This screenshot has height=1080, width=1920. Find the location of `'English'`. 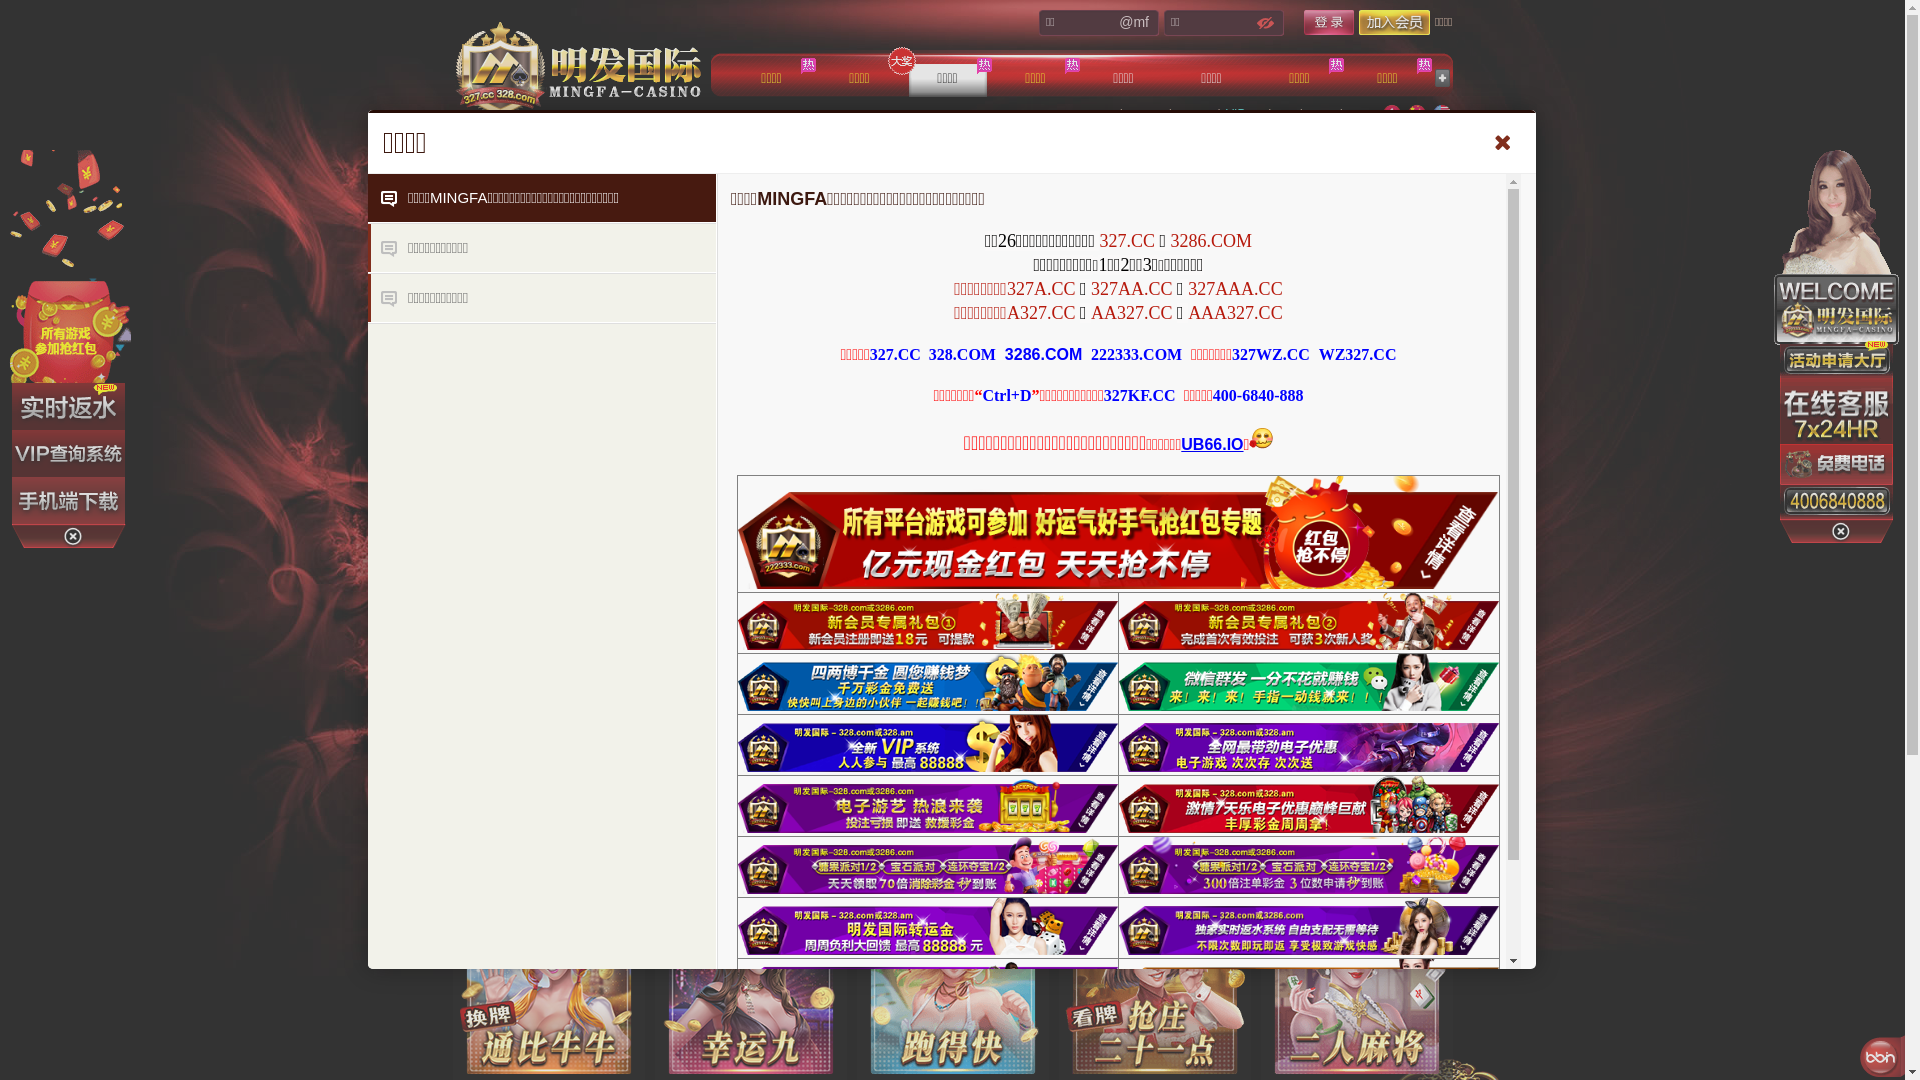

'English' is located at coordinates (1440, 114).